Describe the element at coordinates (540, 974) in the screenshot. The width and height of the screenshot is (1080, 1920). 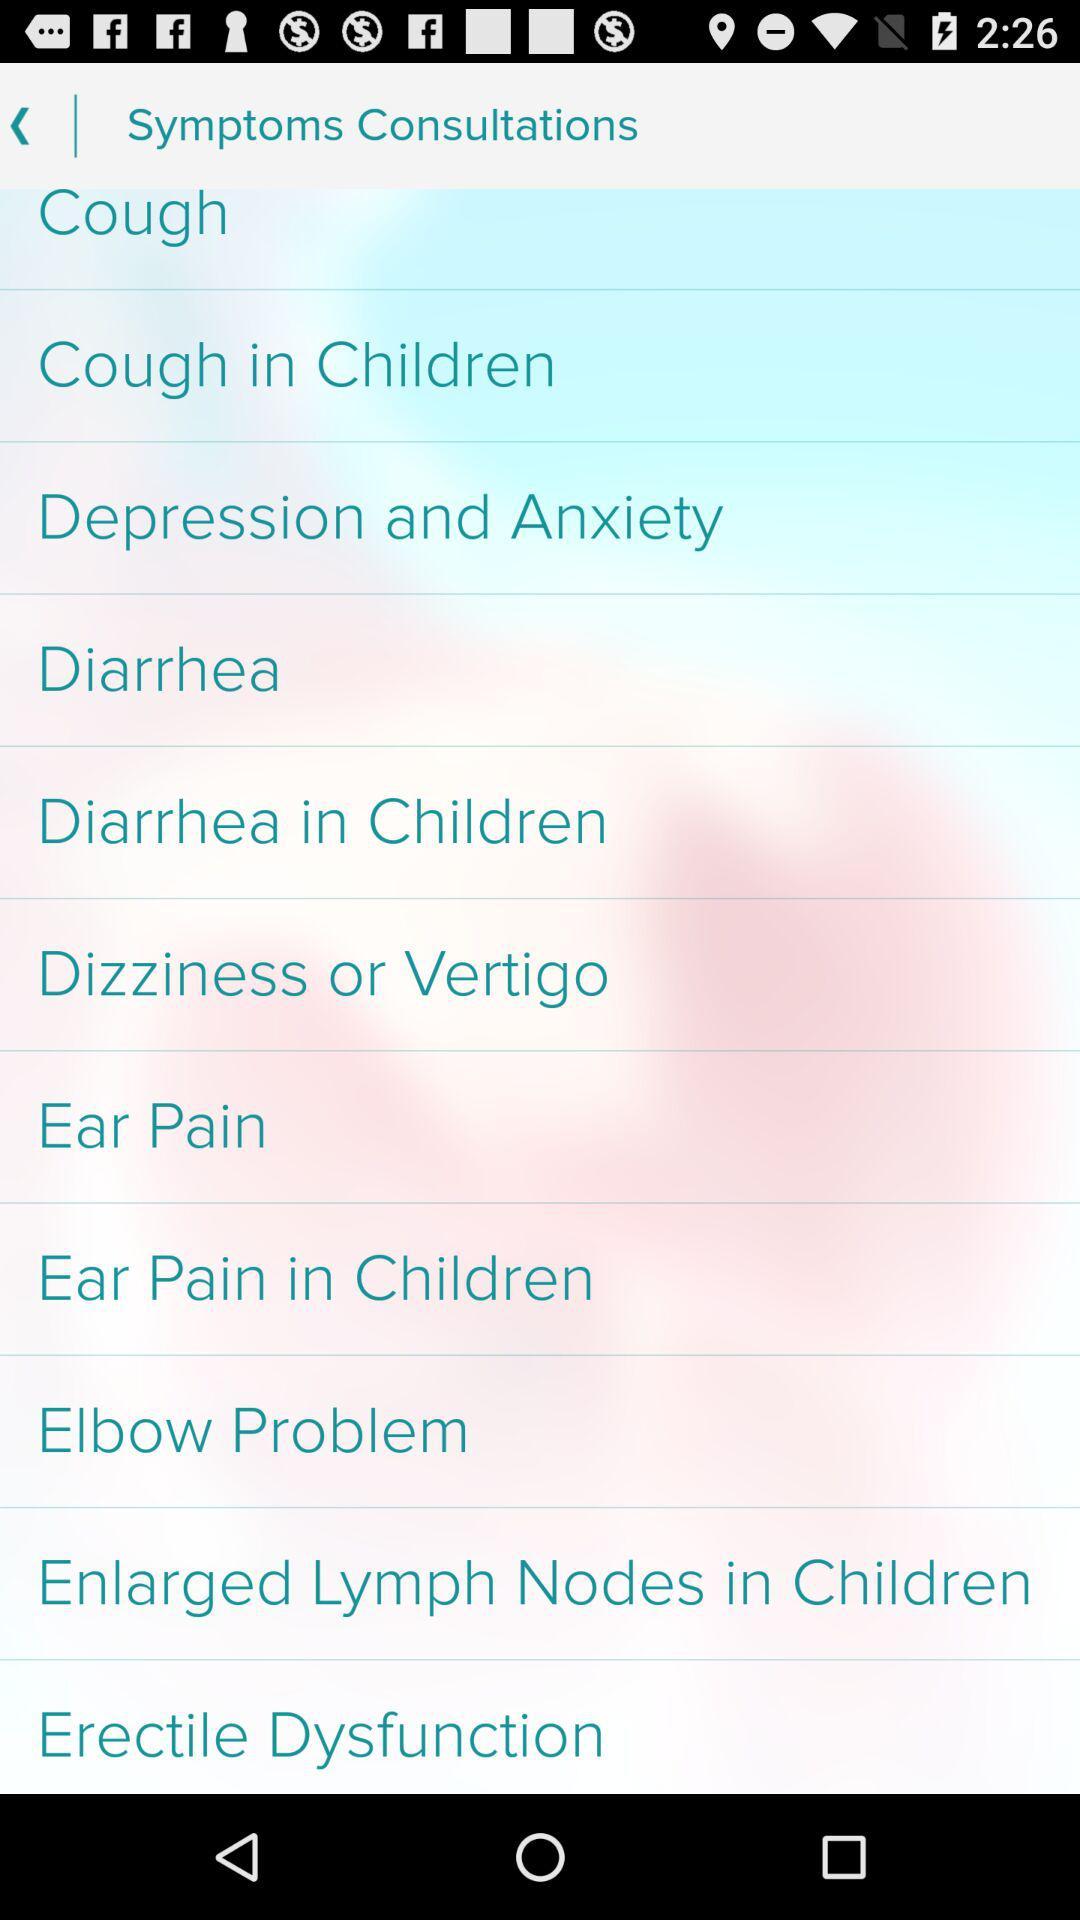
I see `item below diarrhea in children icon` at that location.